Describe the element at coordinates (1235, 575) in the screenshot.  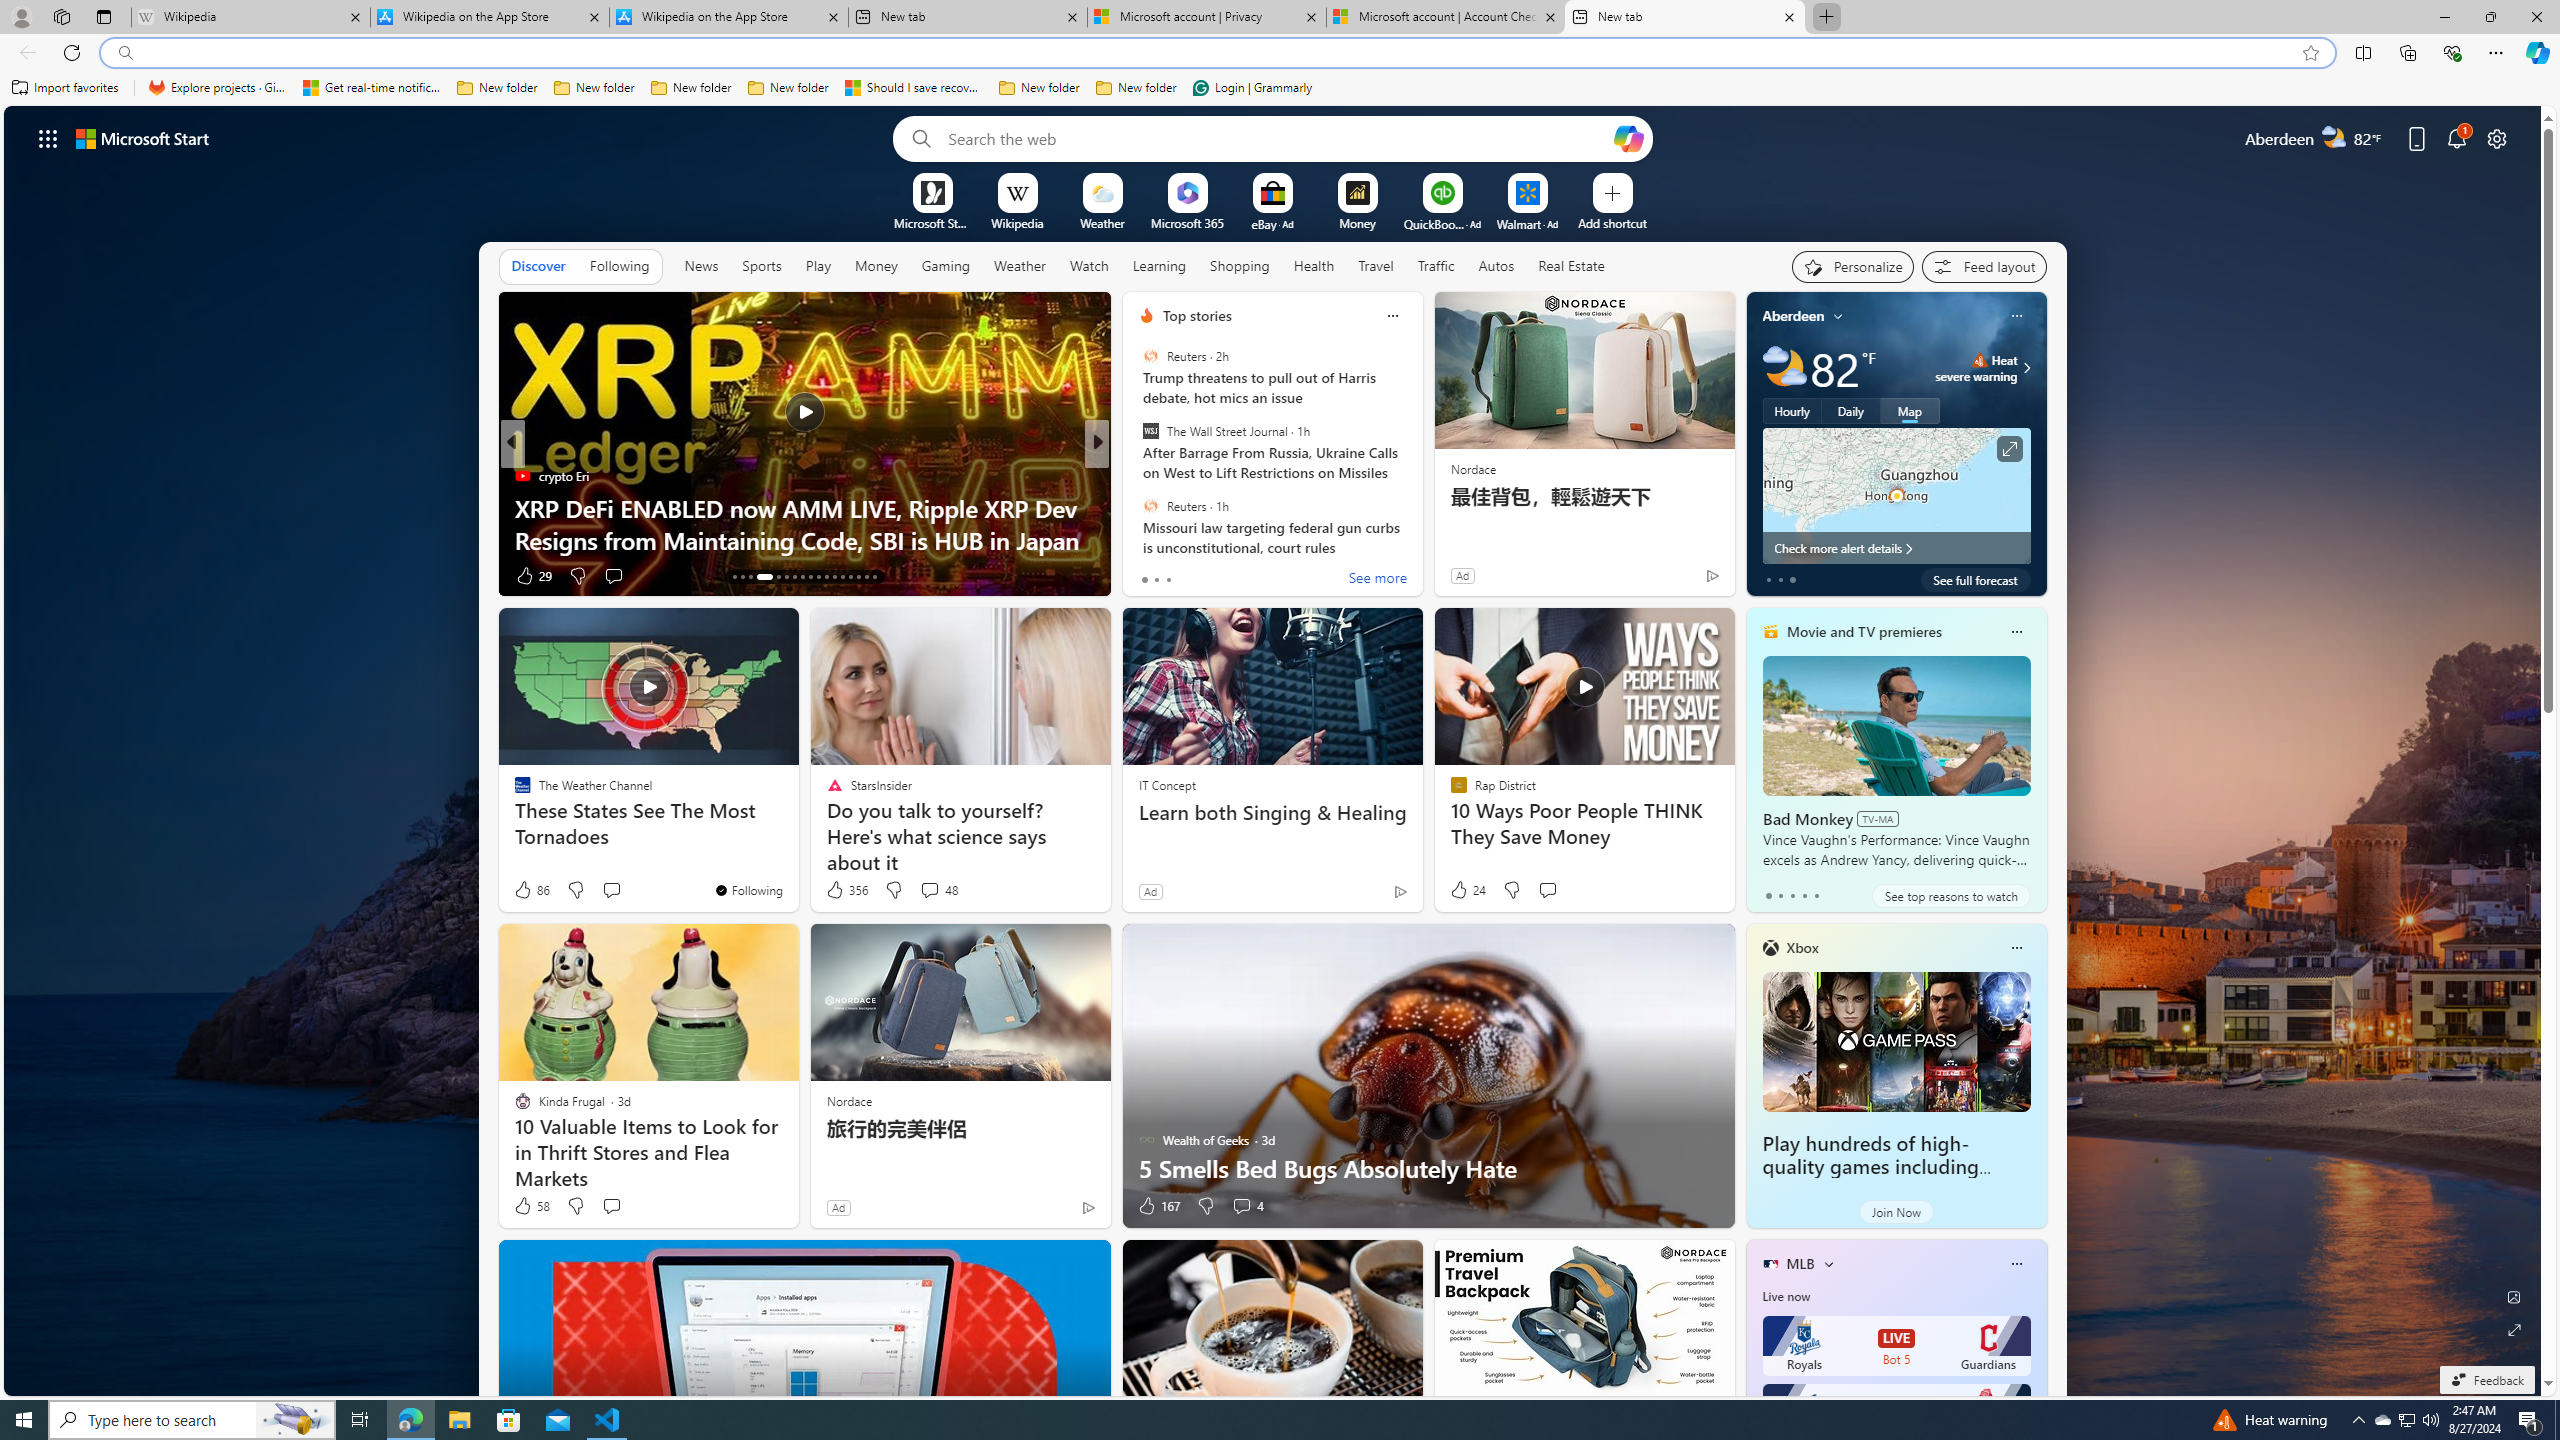
I see `'View comments 5 Comment'` at that location.